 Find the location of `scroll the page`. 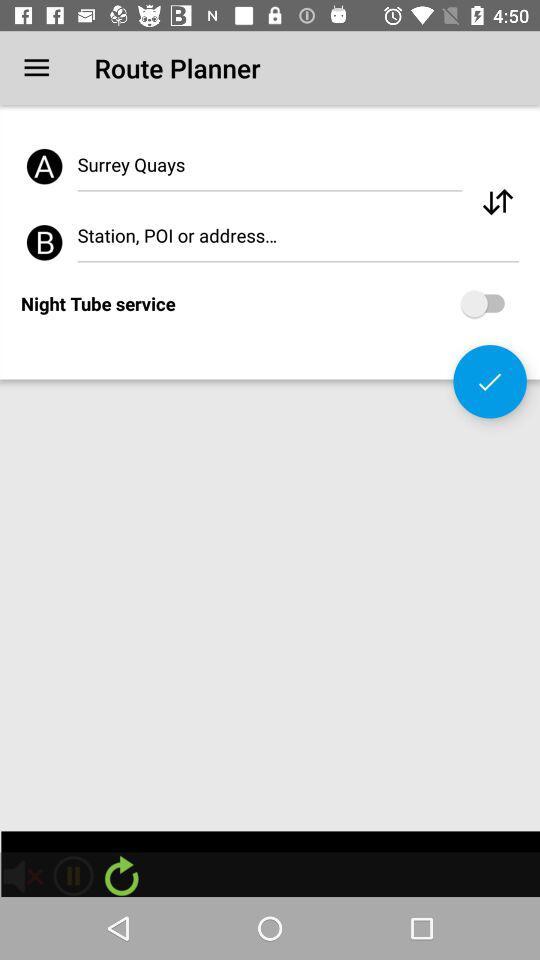

scroll the page is located at coordinates (496, 202).